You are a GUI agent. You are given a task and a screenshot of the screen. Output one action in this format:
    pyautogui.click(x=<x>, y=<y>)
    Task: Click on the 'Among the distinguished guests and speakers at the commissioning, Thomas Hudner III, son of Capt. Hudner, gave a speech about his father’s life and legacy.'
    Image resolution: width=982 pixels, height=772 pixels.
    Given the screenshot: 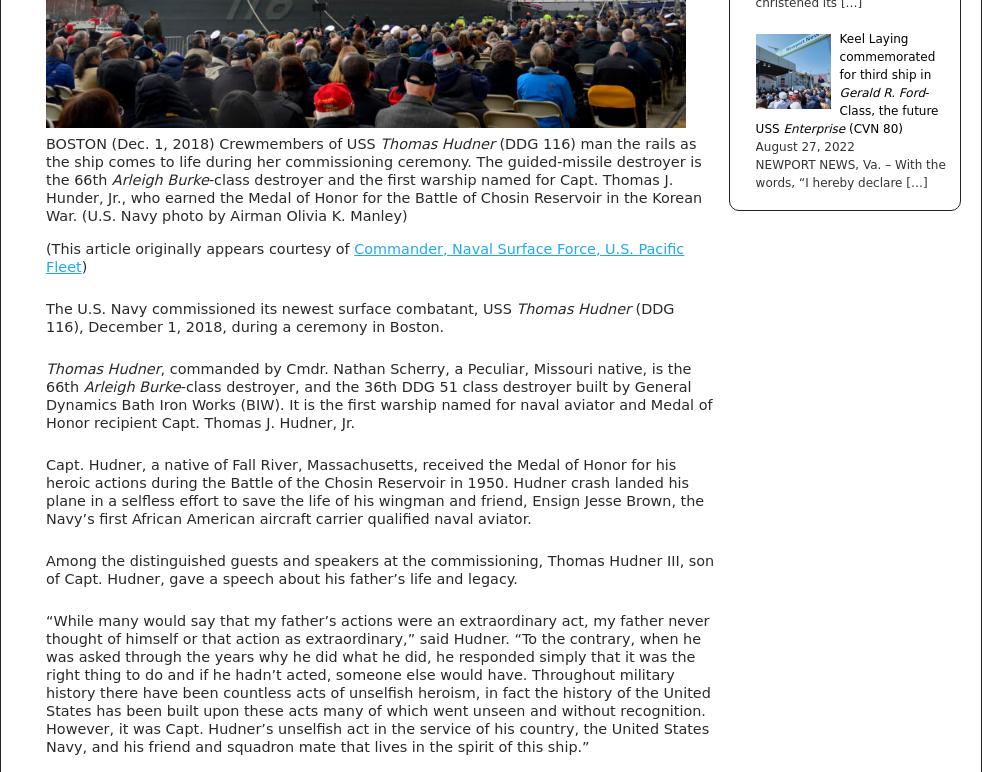 What is the action you would take?
    pyautogui.click(x=44, y=567)
    